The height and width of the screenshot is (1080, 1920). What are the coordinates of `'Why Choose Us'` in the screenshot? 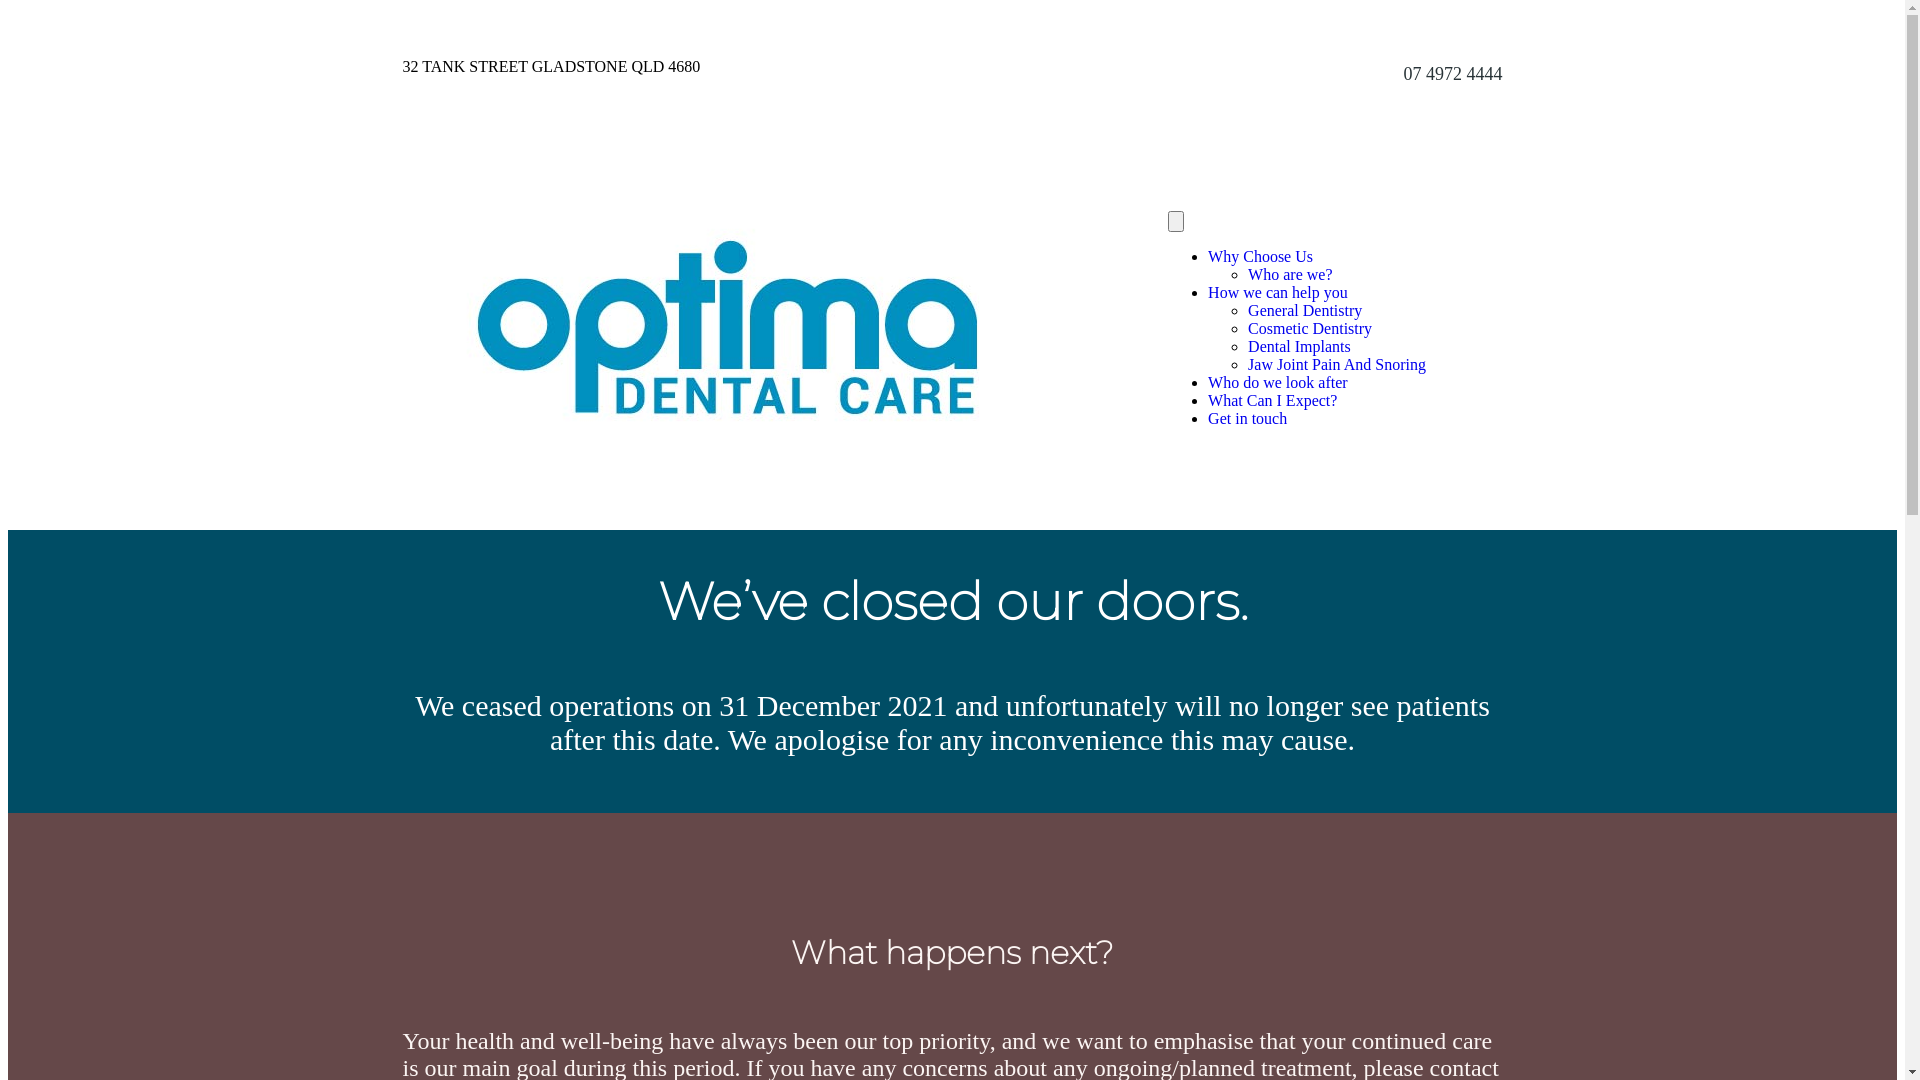 It's located at (1207, 255).